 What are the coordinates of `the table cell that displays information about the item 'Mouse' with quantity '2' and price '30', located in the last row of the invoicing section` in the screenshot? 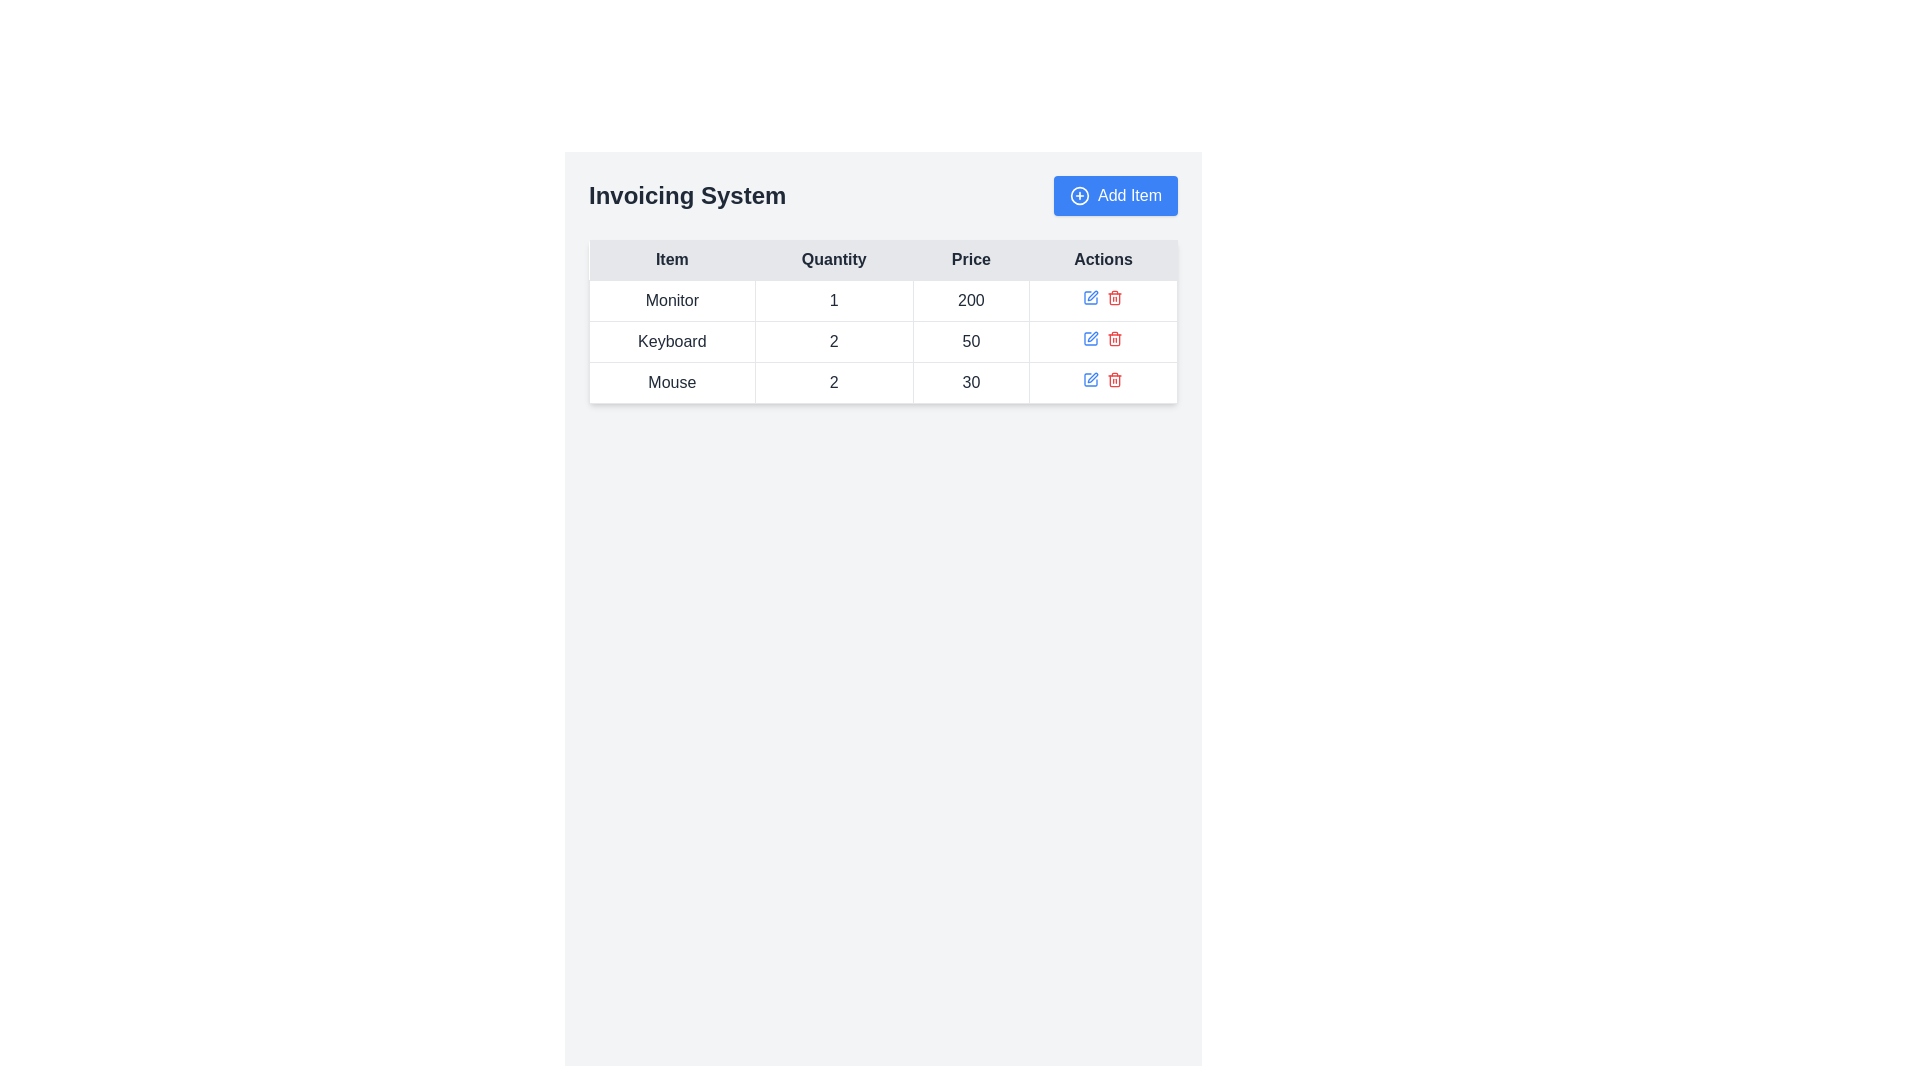 It's located at (882, 382).